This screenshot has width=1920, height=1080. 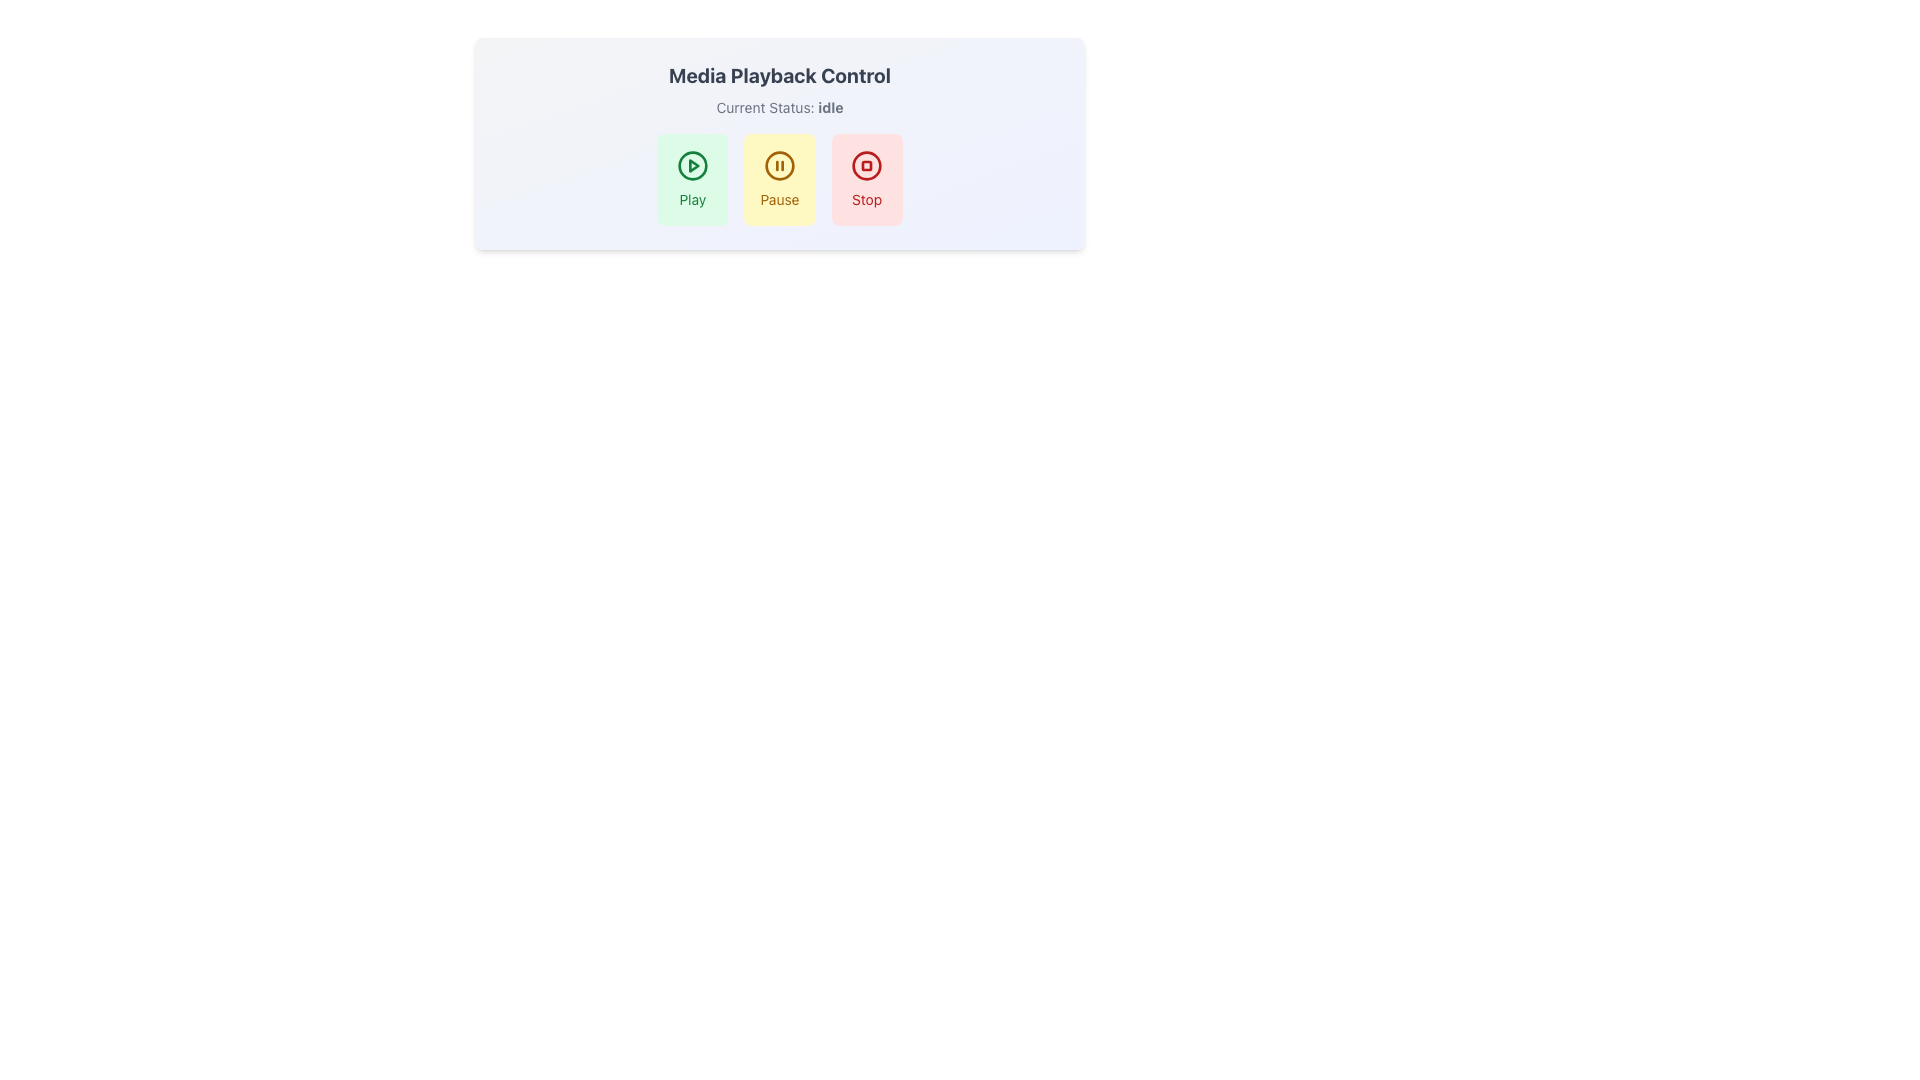 I want to click on the entire pause button, which is part of the Media Playback Control section and visually represented by a circular icon, so click(x=778, y=164).